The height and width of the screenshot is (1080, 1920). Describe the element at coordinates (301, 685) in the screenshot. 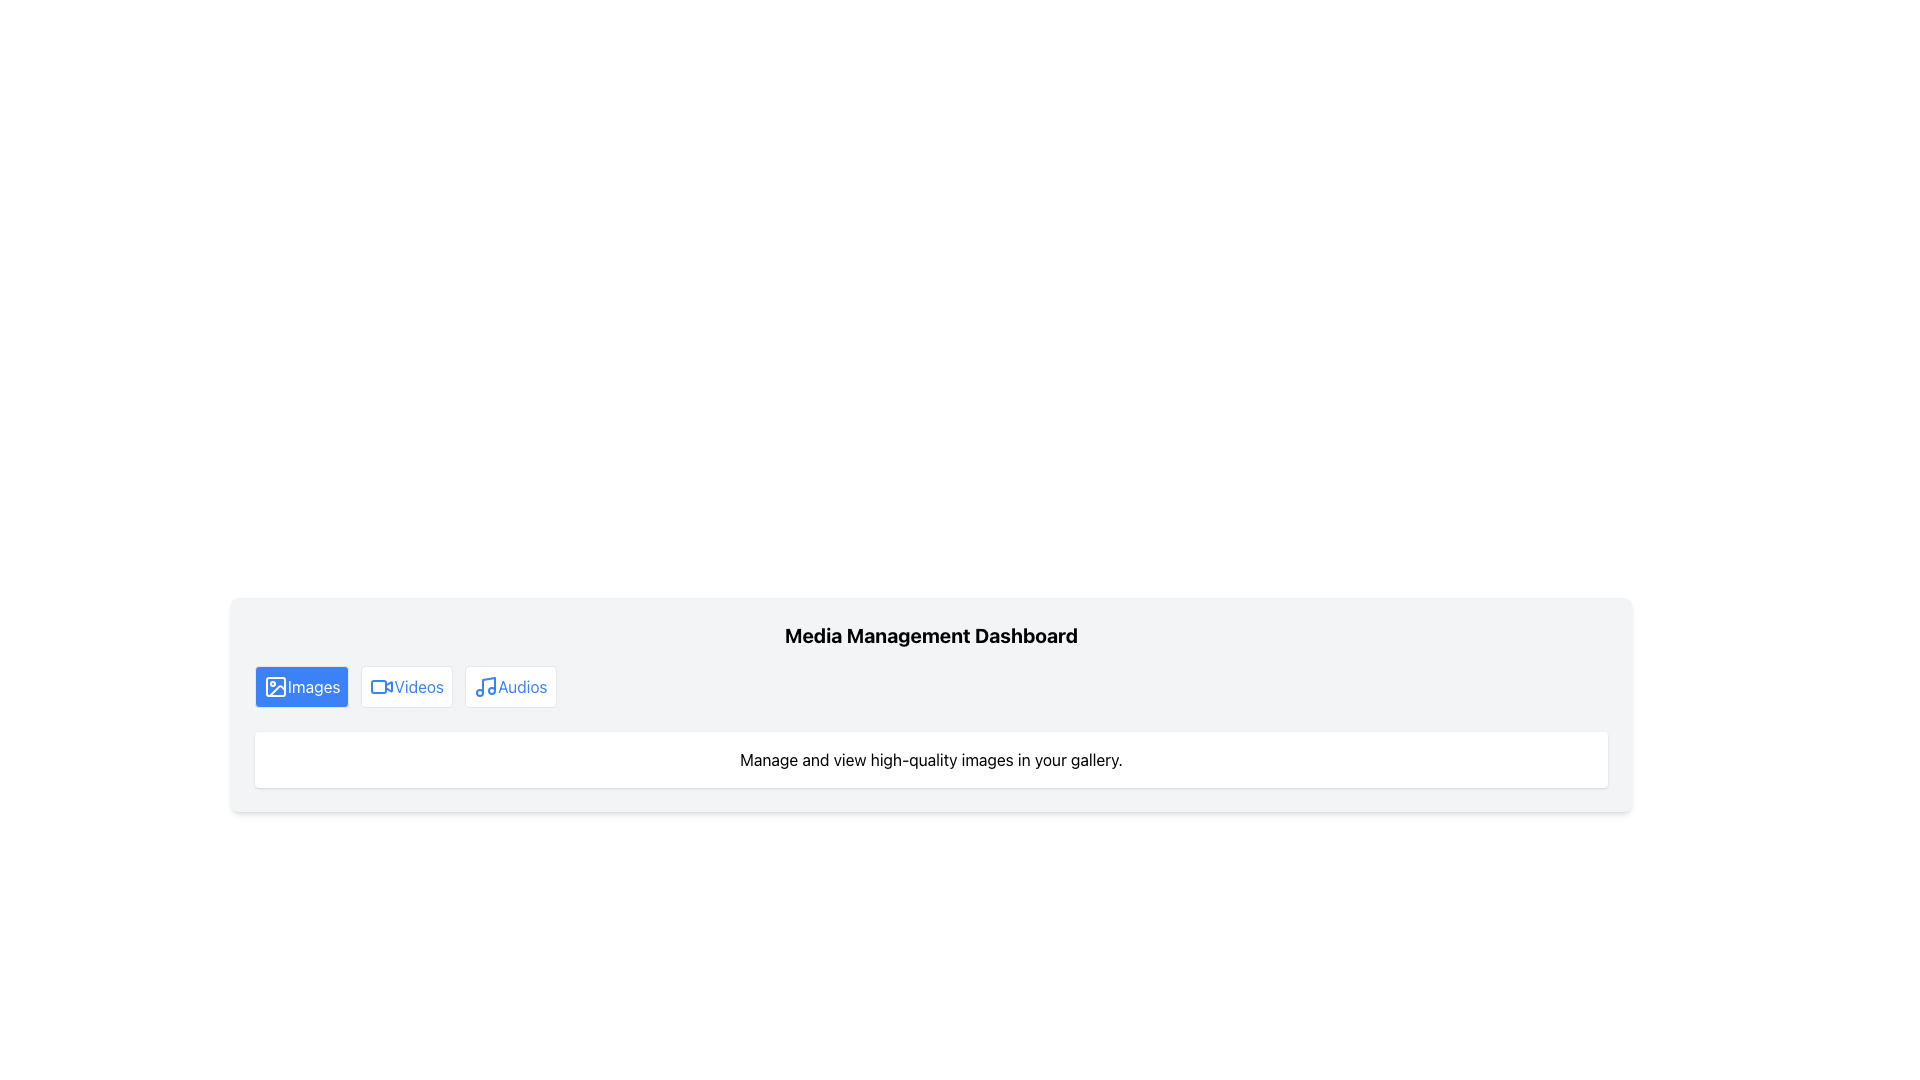

I see `the 'Images' button located in the top-left corner of the button section, which has a light blue background and rounded corners` at that location.